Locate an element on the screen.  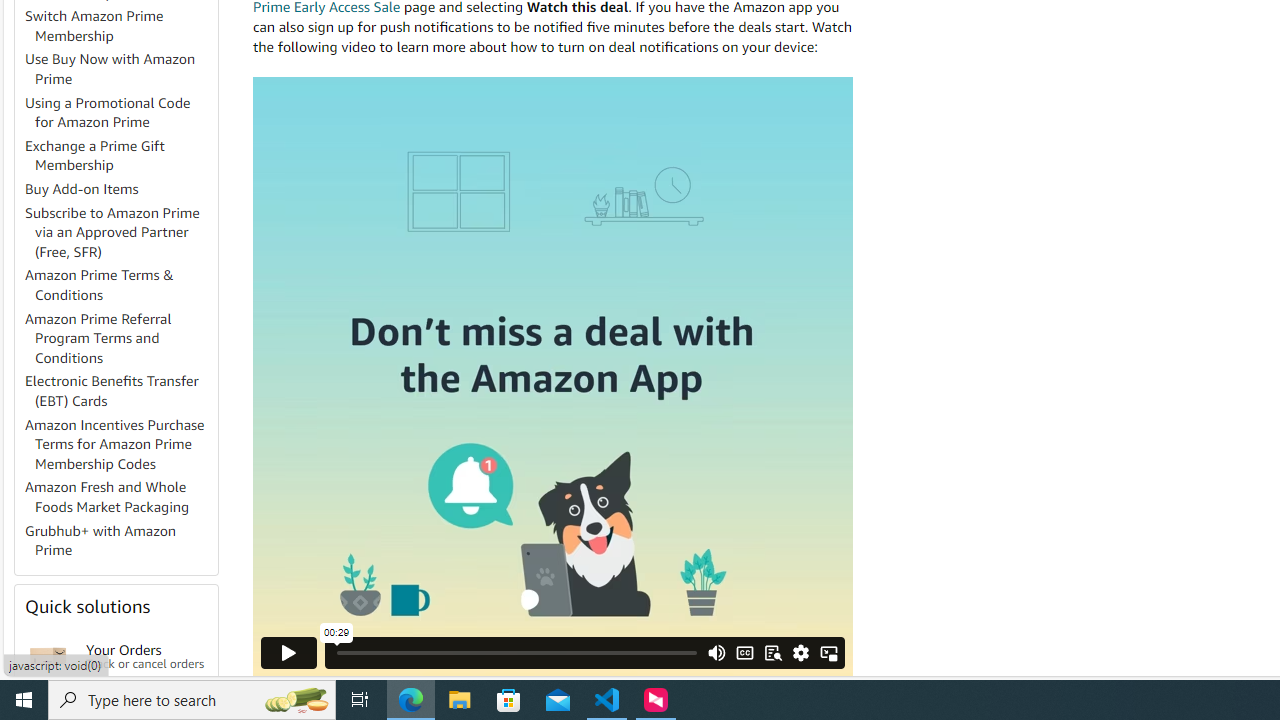
'Grubhub+ with Amazon Prime' is located at coordinates (100, 540).